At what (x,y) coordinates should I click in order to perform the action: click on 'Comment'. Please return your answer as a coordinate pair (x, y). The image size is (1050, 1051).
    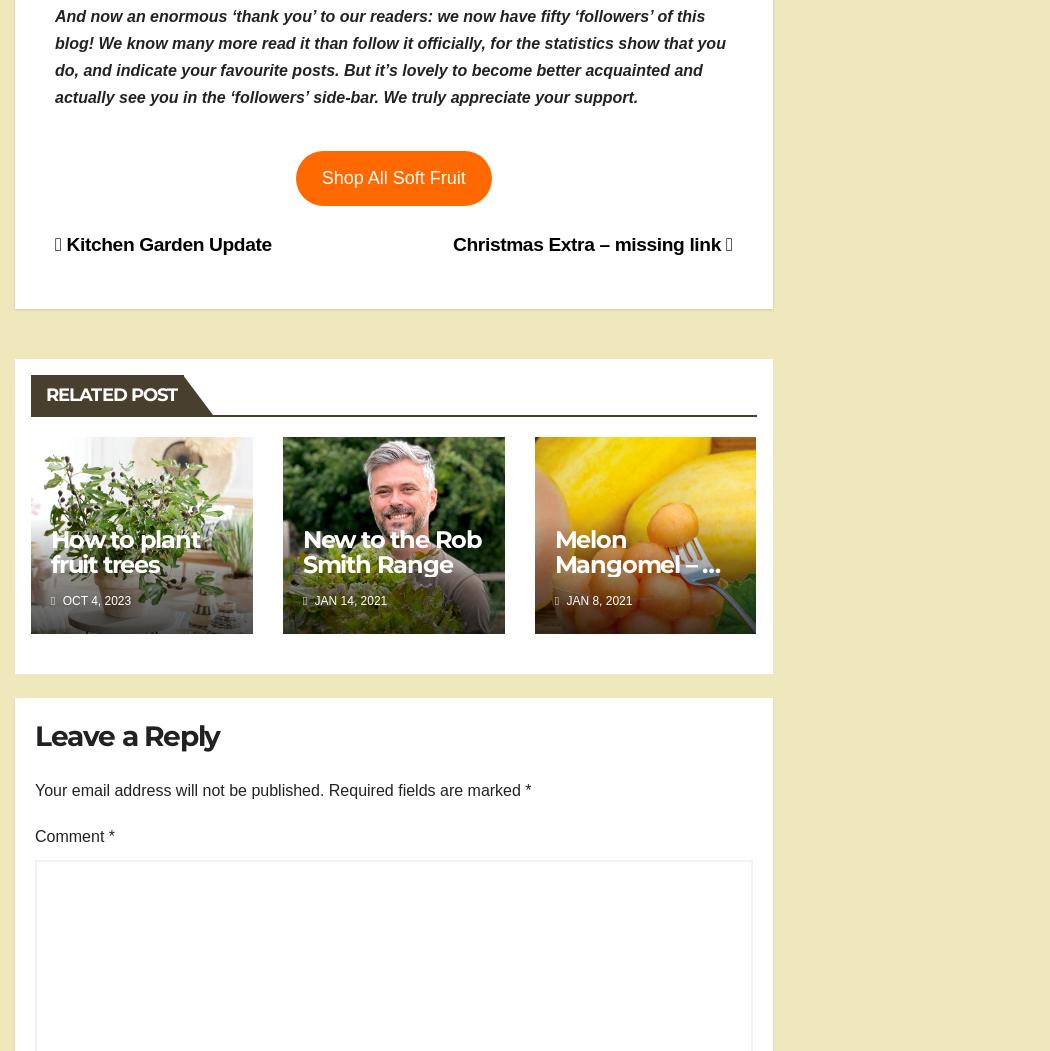
    Looking at the image, I should click on (70, 836).